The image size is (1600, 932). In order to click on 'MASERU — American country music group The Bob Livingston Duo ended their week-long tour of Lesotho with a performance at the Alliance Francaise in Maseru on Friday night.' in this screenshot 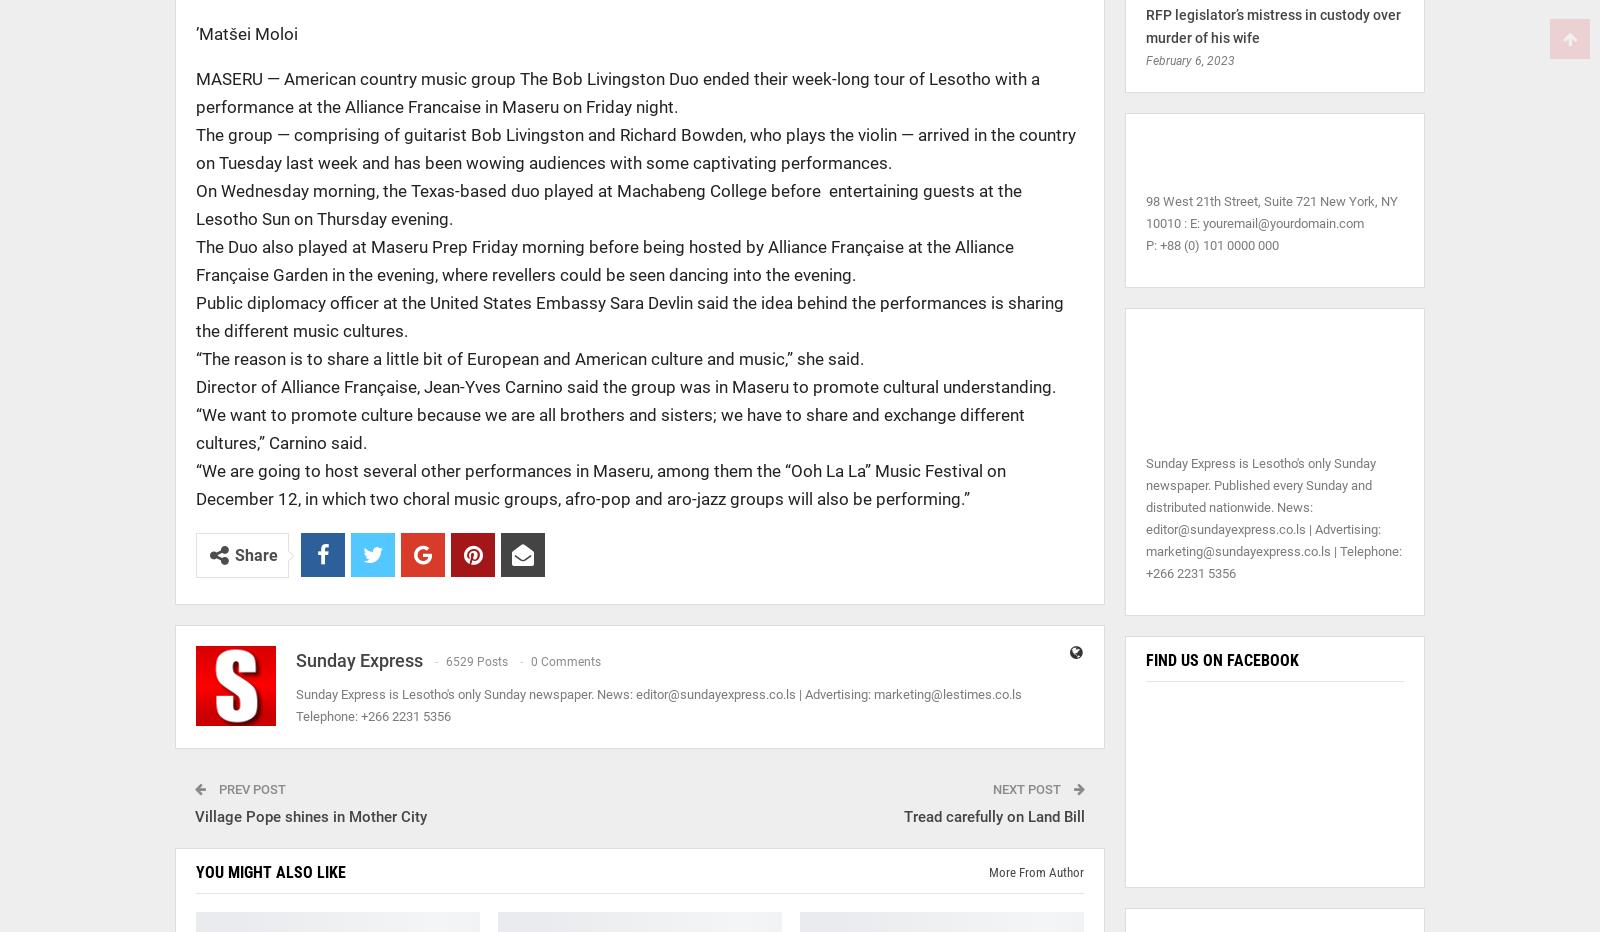, I will do `click(617, 93)`.